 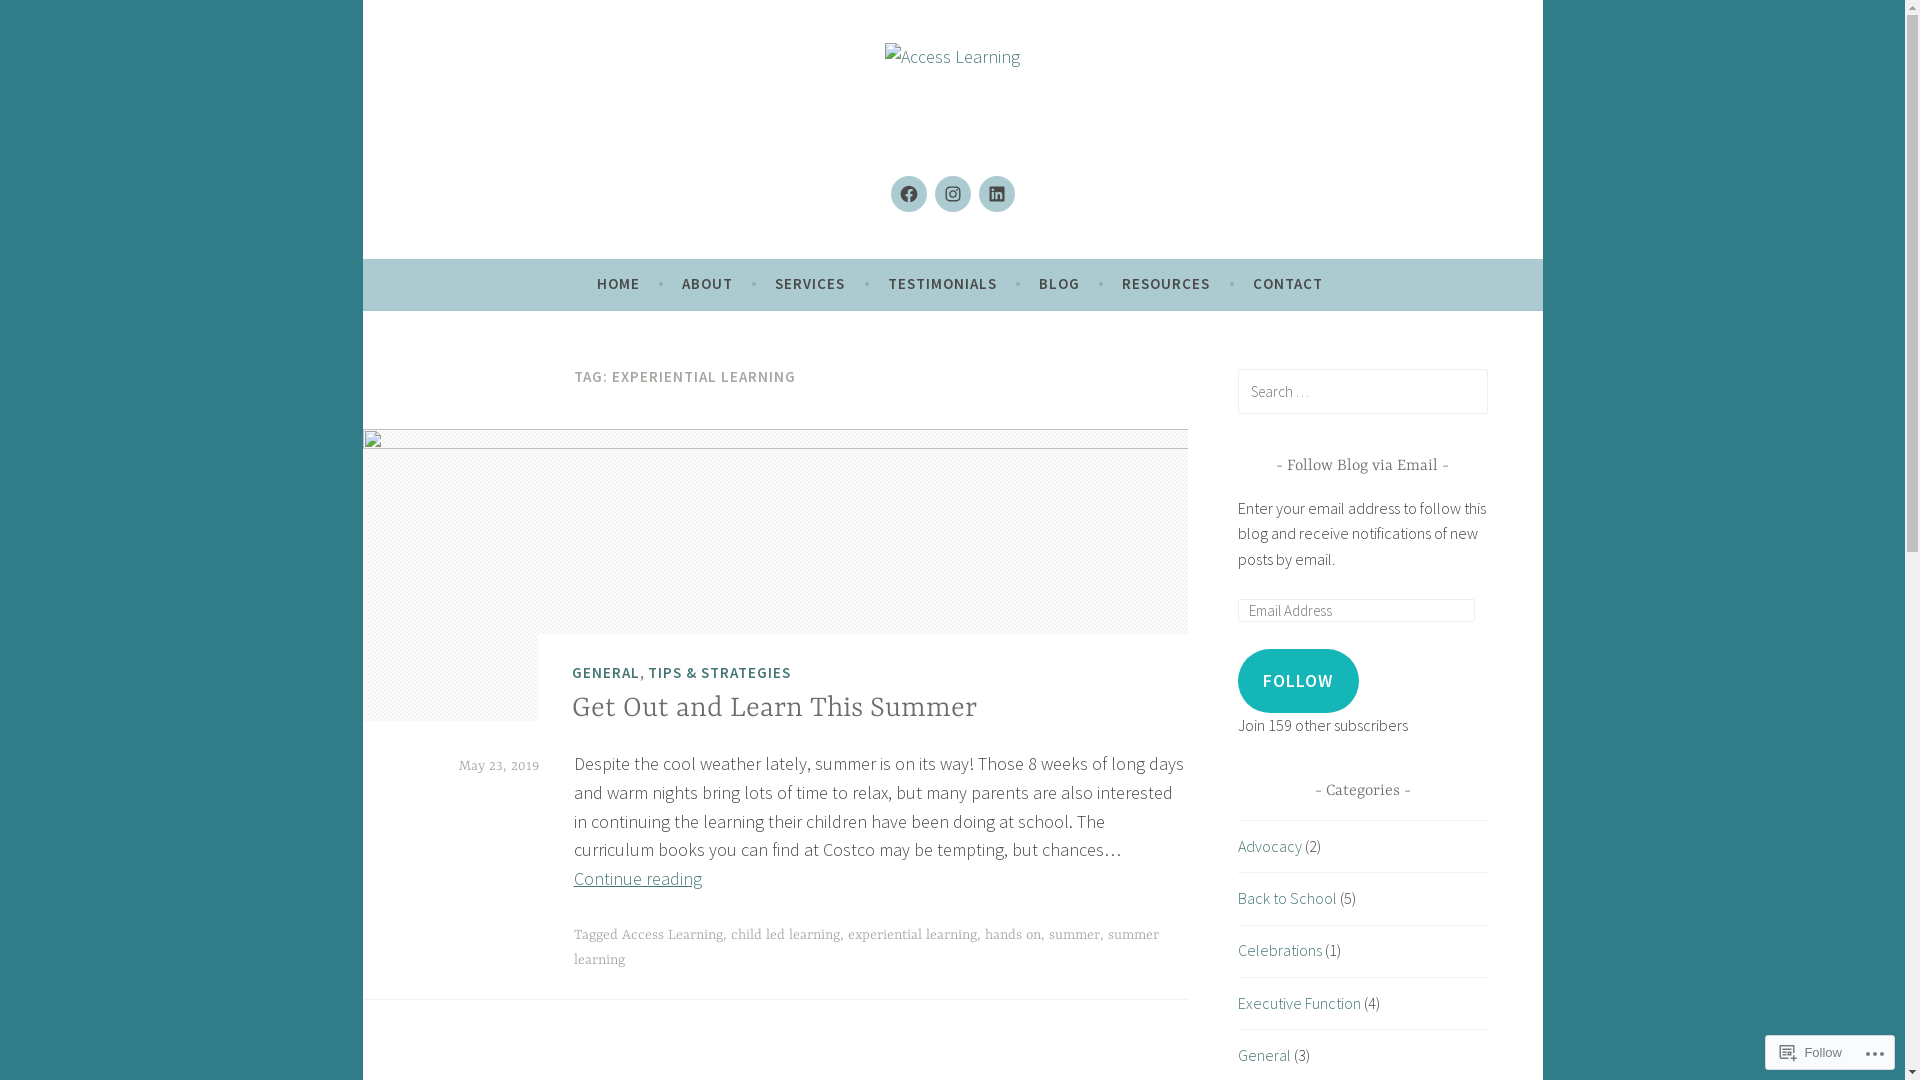 What do you see at coordinates (1287, 284) in the screenshot?
I see `'CONTACT'` at bounding box center [1287, 284].